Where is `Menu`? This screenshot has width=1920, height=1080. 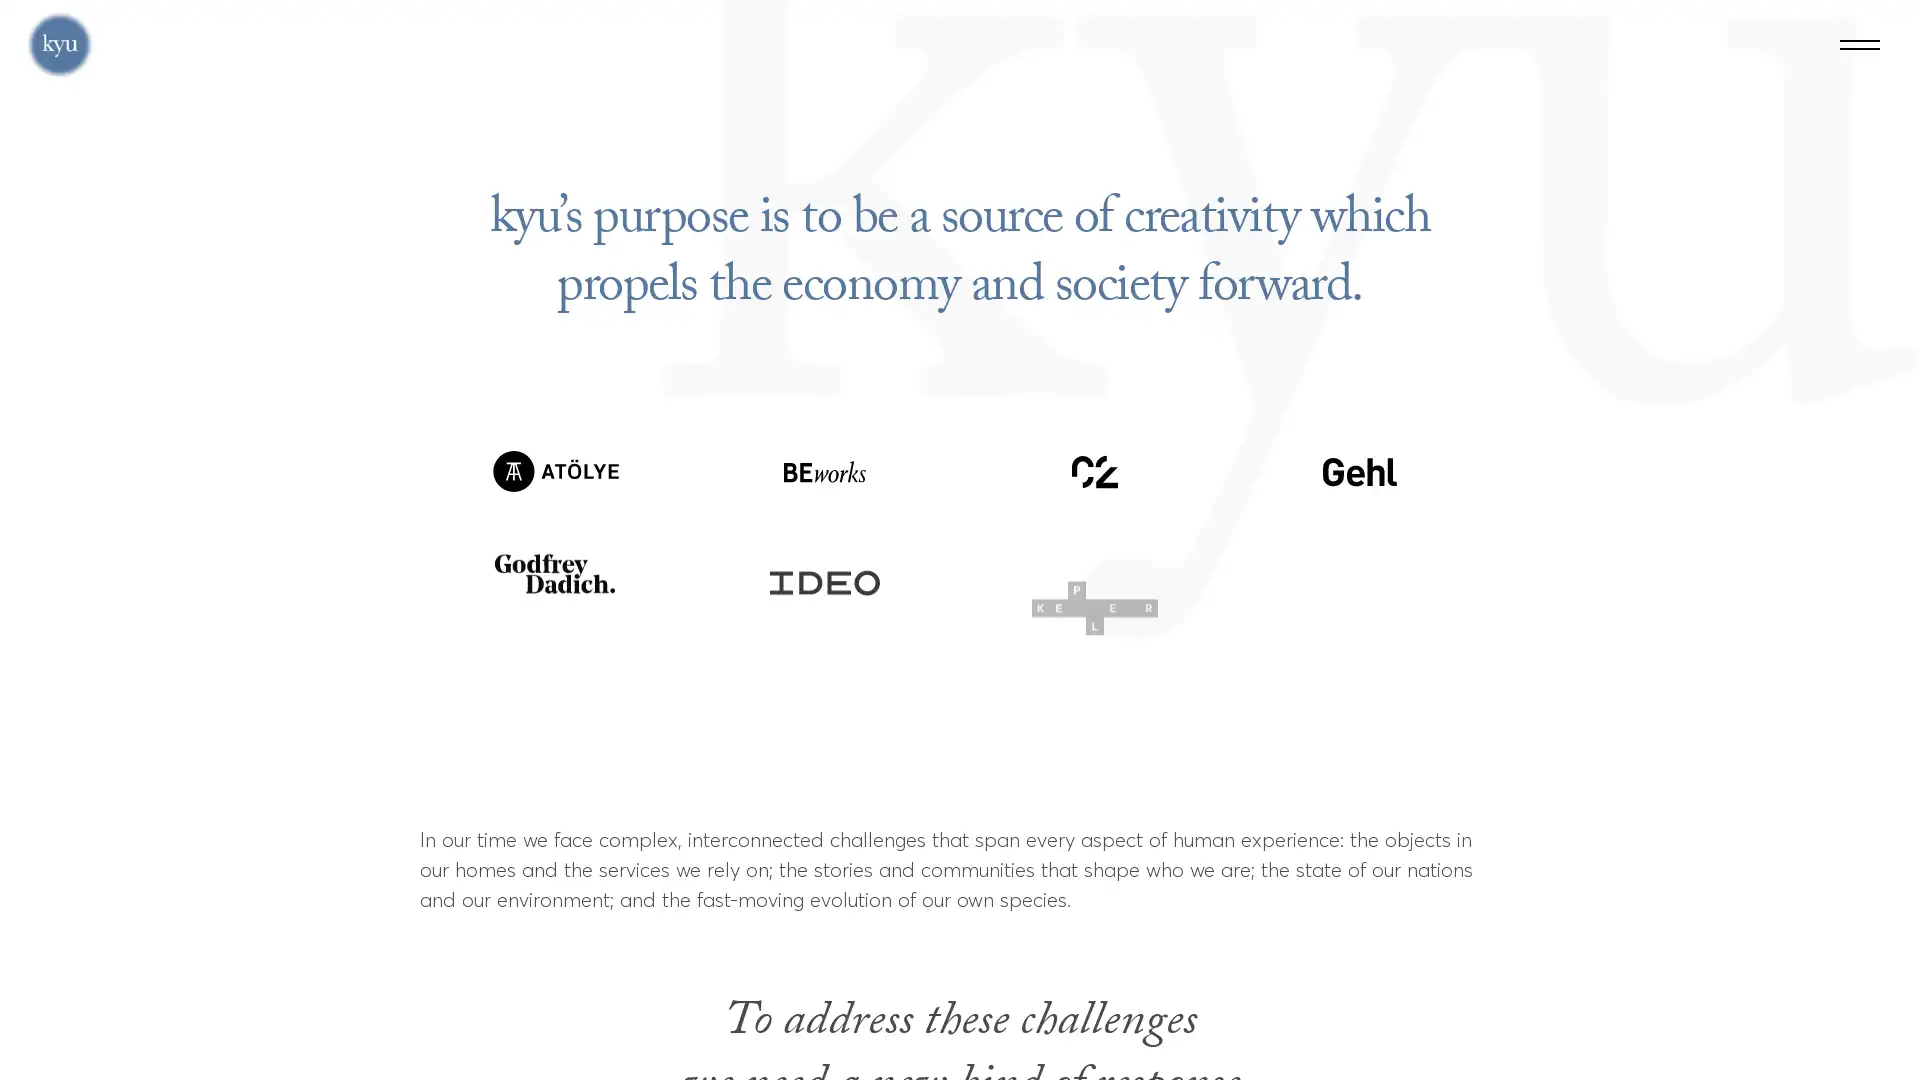
Menu is located at coordinates (1859, 45).